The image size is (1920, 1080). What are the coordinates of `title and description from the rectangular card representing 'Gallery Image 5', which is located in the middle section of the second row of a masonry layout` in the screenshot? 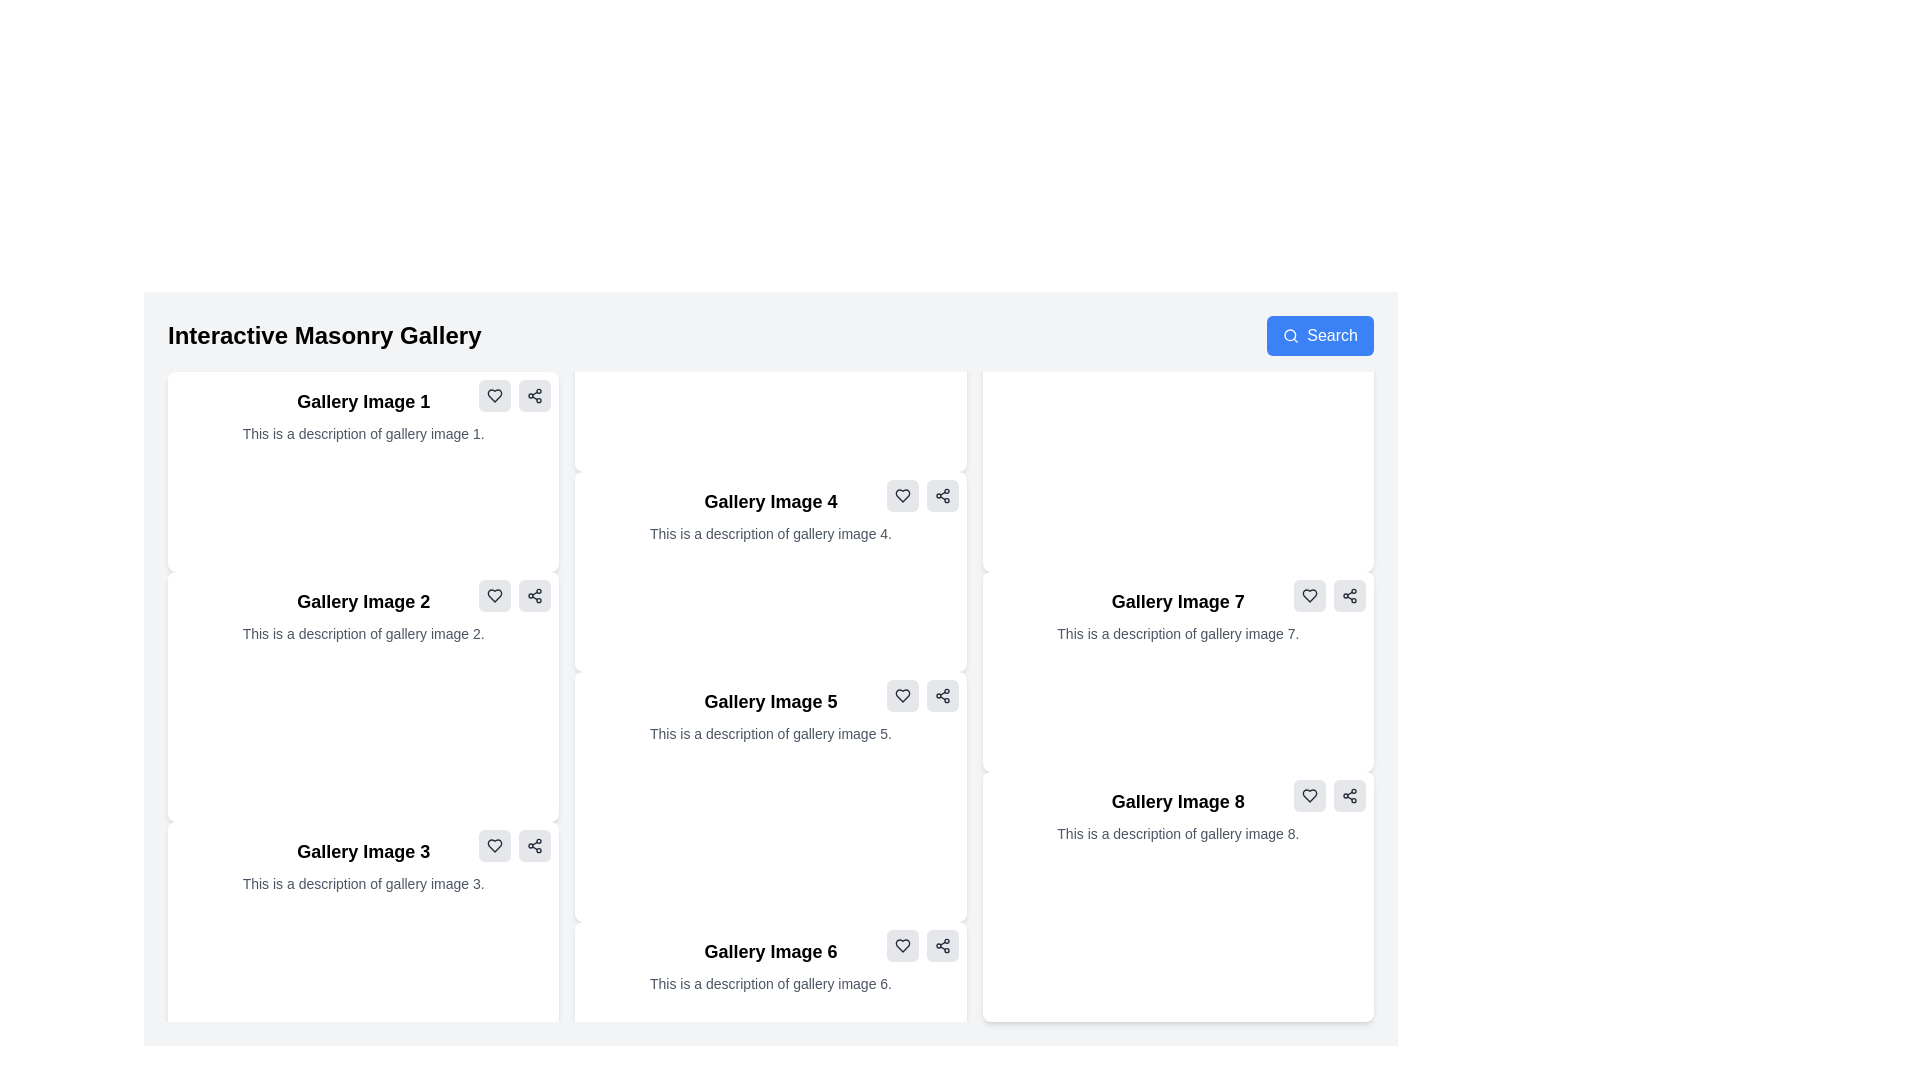 It's located at (770, 715).